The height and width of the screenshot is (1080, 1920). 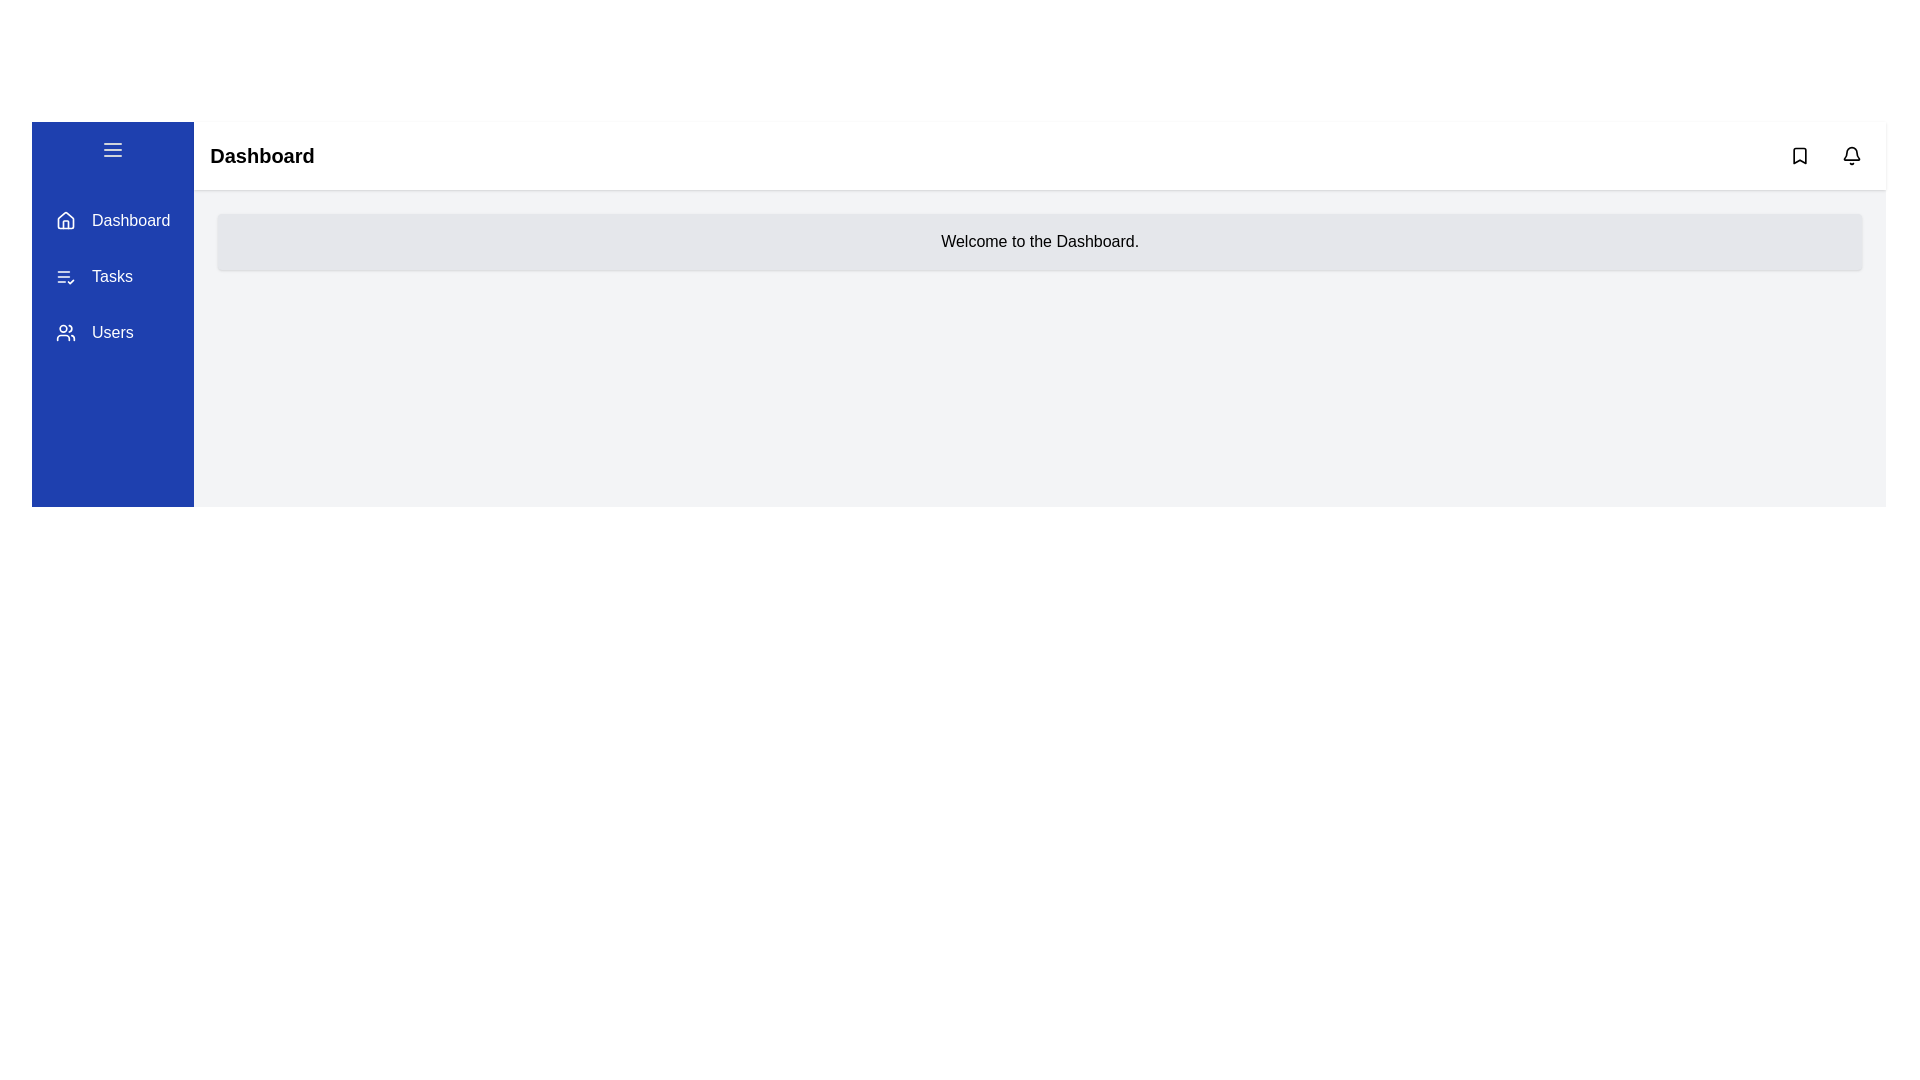 I want to click on the 'Tasks' button in the left side navigation menu, which features a checkmark icon and is positioned below the 'Dashboard' item, so click(x=93, y=277).